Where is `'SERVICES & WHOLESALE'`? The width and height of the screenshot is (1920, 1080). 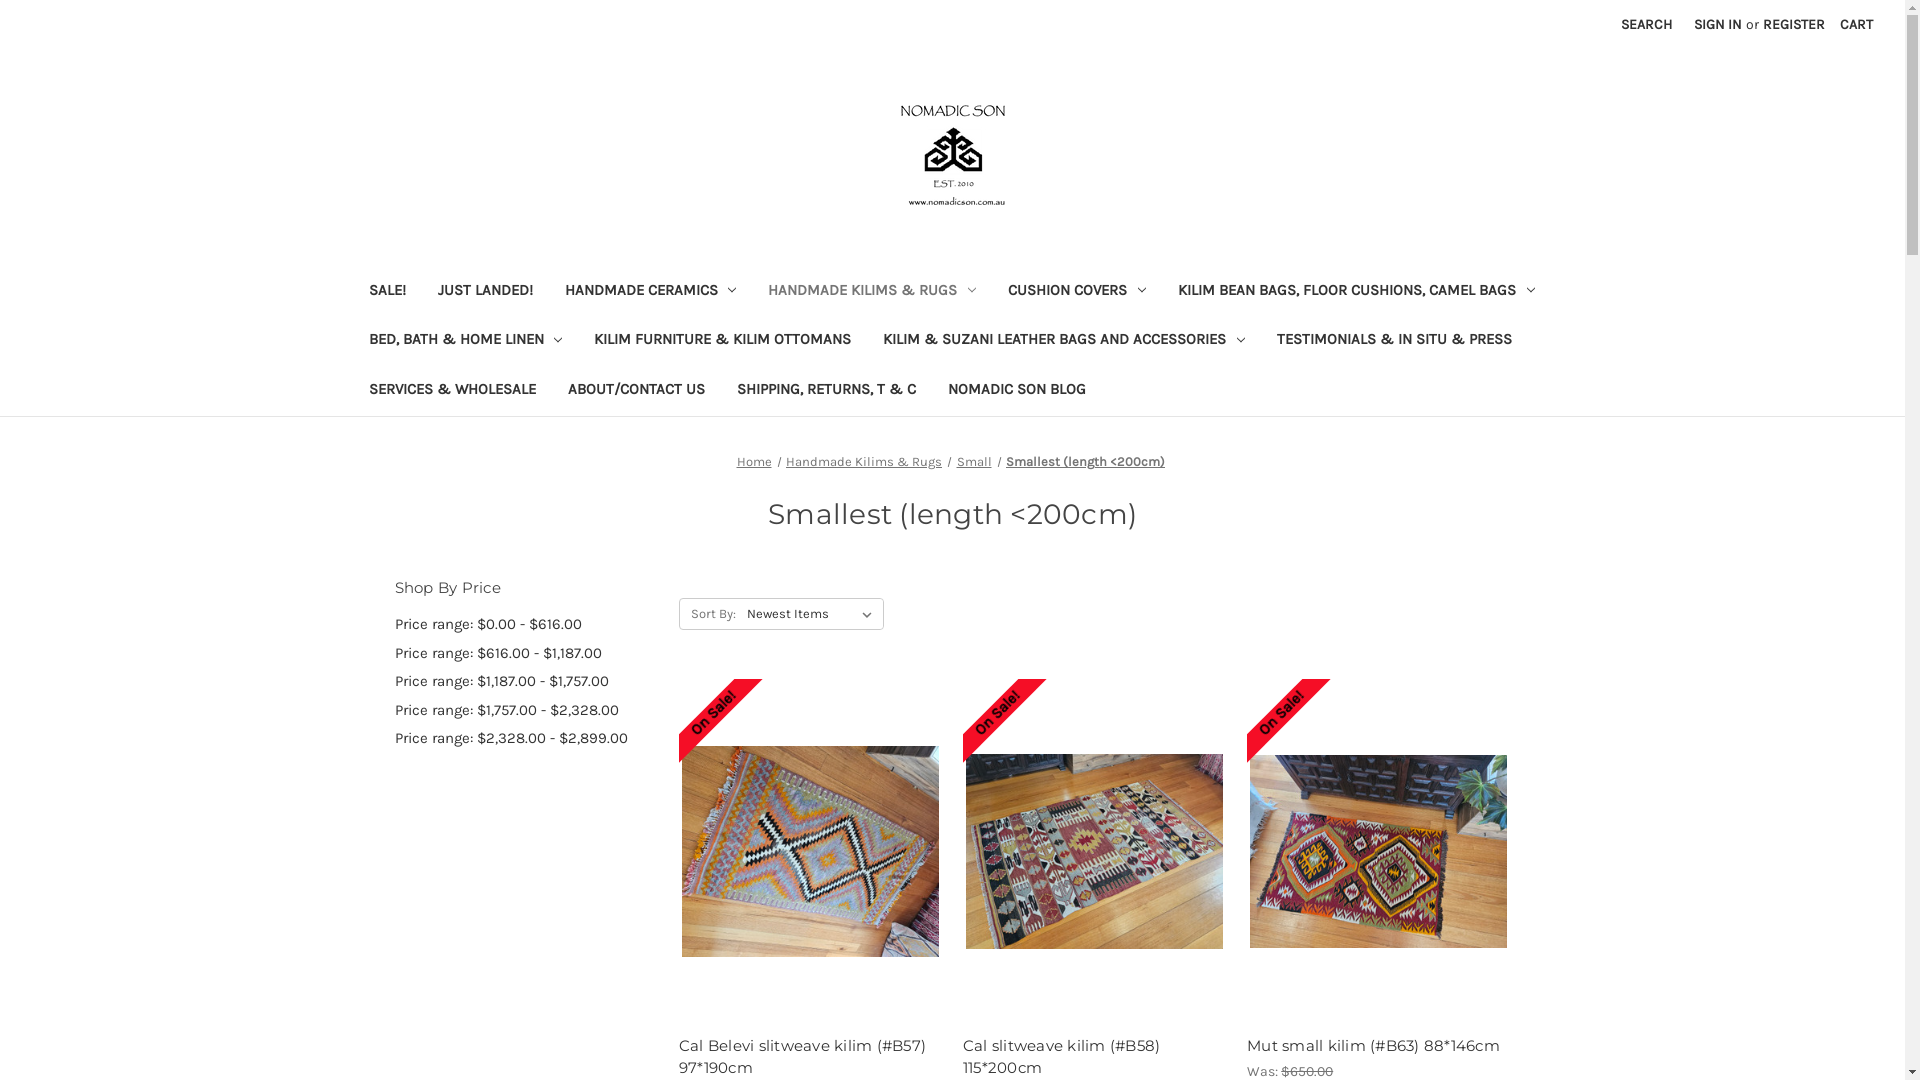
'SERVICES & WHOLESALE' is located at coordinates (351, 391).